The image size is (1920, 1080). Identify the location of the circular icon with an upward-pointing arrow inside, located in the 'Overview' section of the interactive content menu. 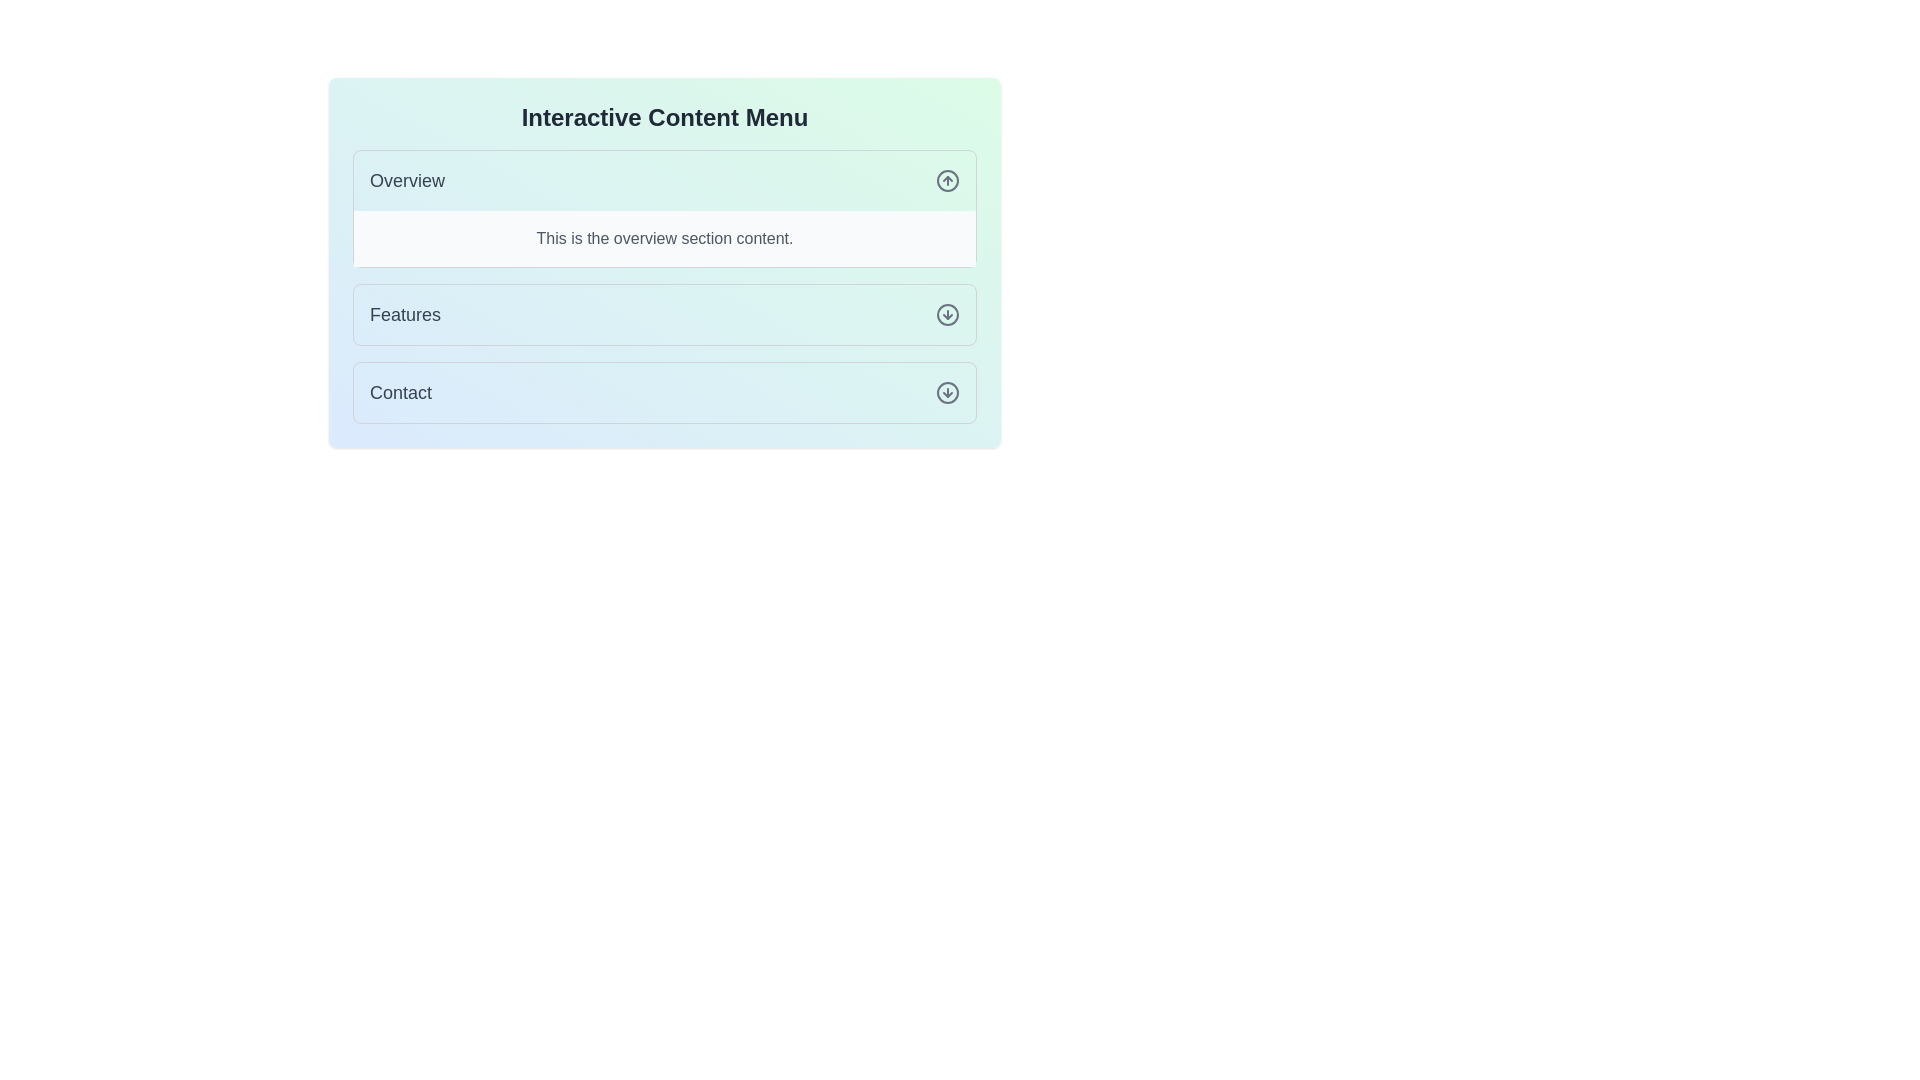
(947, 181).